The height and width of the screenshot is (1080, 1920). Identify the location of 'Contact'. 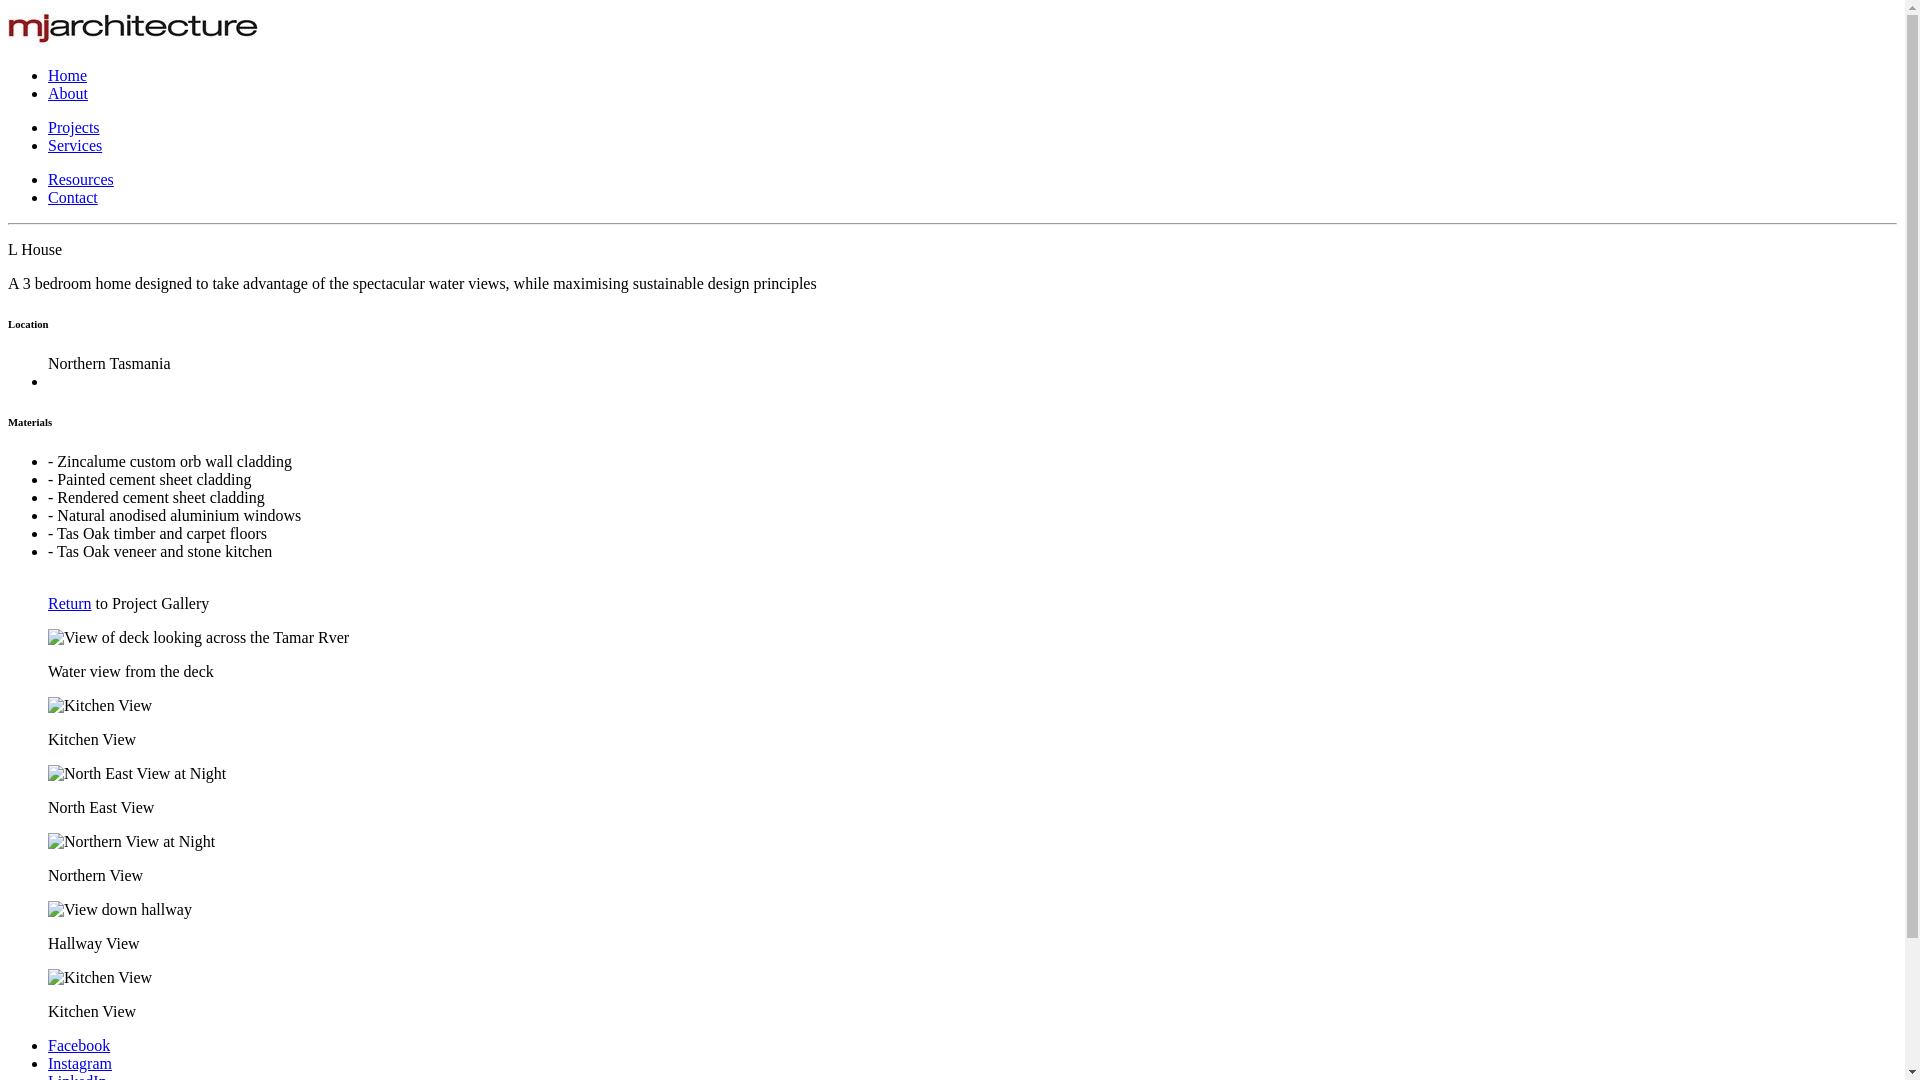
(72, 197).